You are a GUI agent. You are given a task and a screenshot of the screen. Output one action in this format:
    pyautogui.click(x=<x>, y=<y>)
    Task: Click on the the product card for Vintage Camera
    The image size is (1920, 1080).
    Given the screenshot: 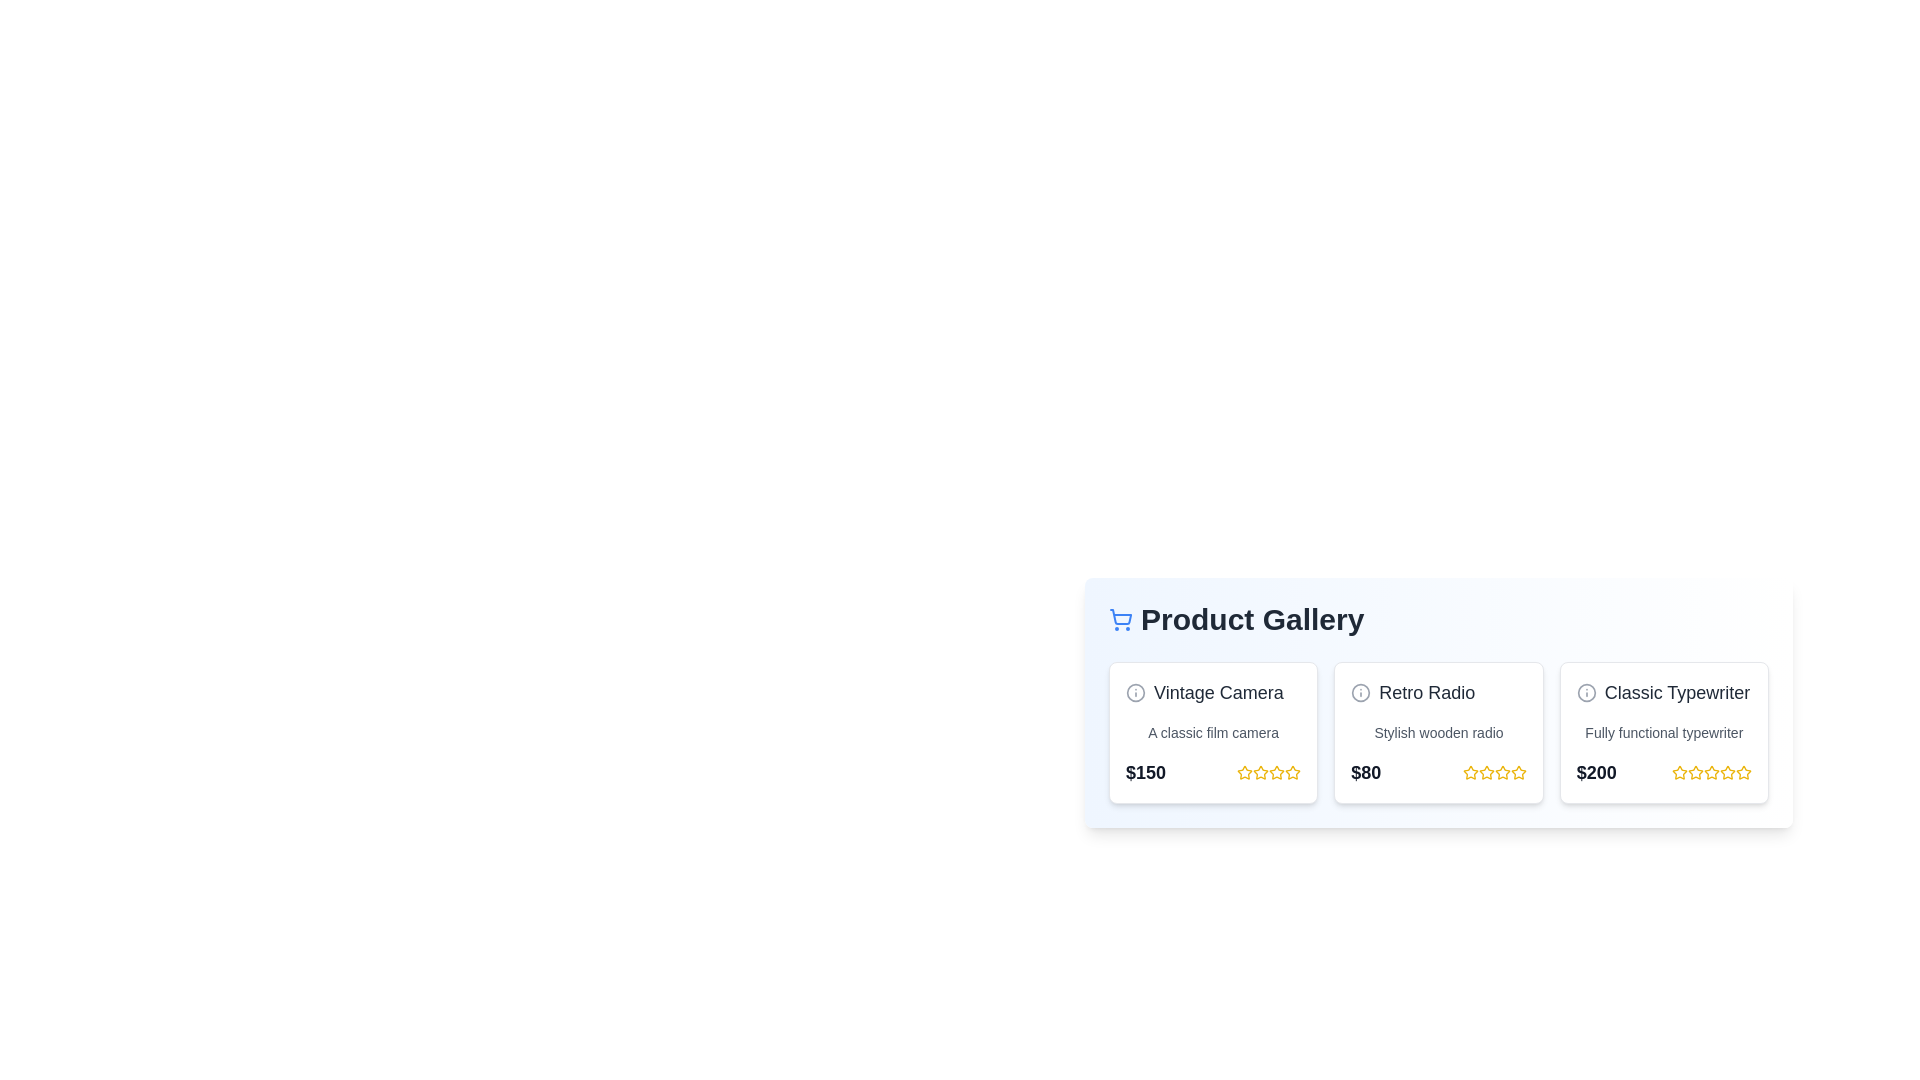 What is the action you would take?
    pyautogui.click(x=1212, y=732)
    